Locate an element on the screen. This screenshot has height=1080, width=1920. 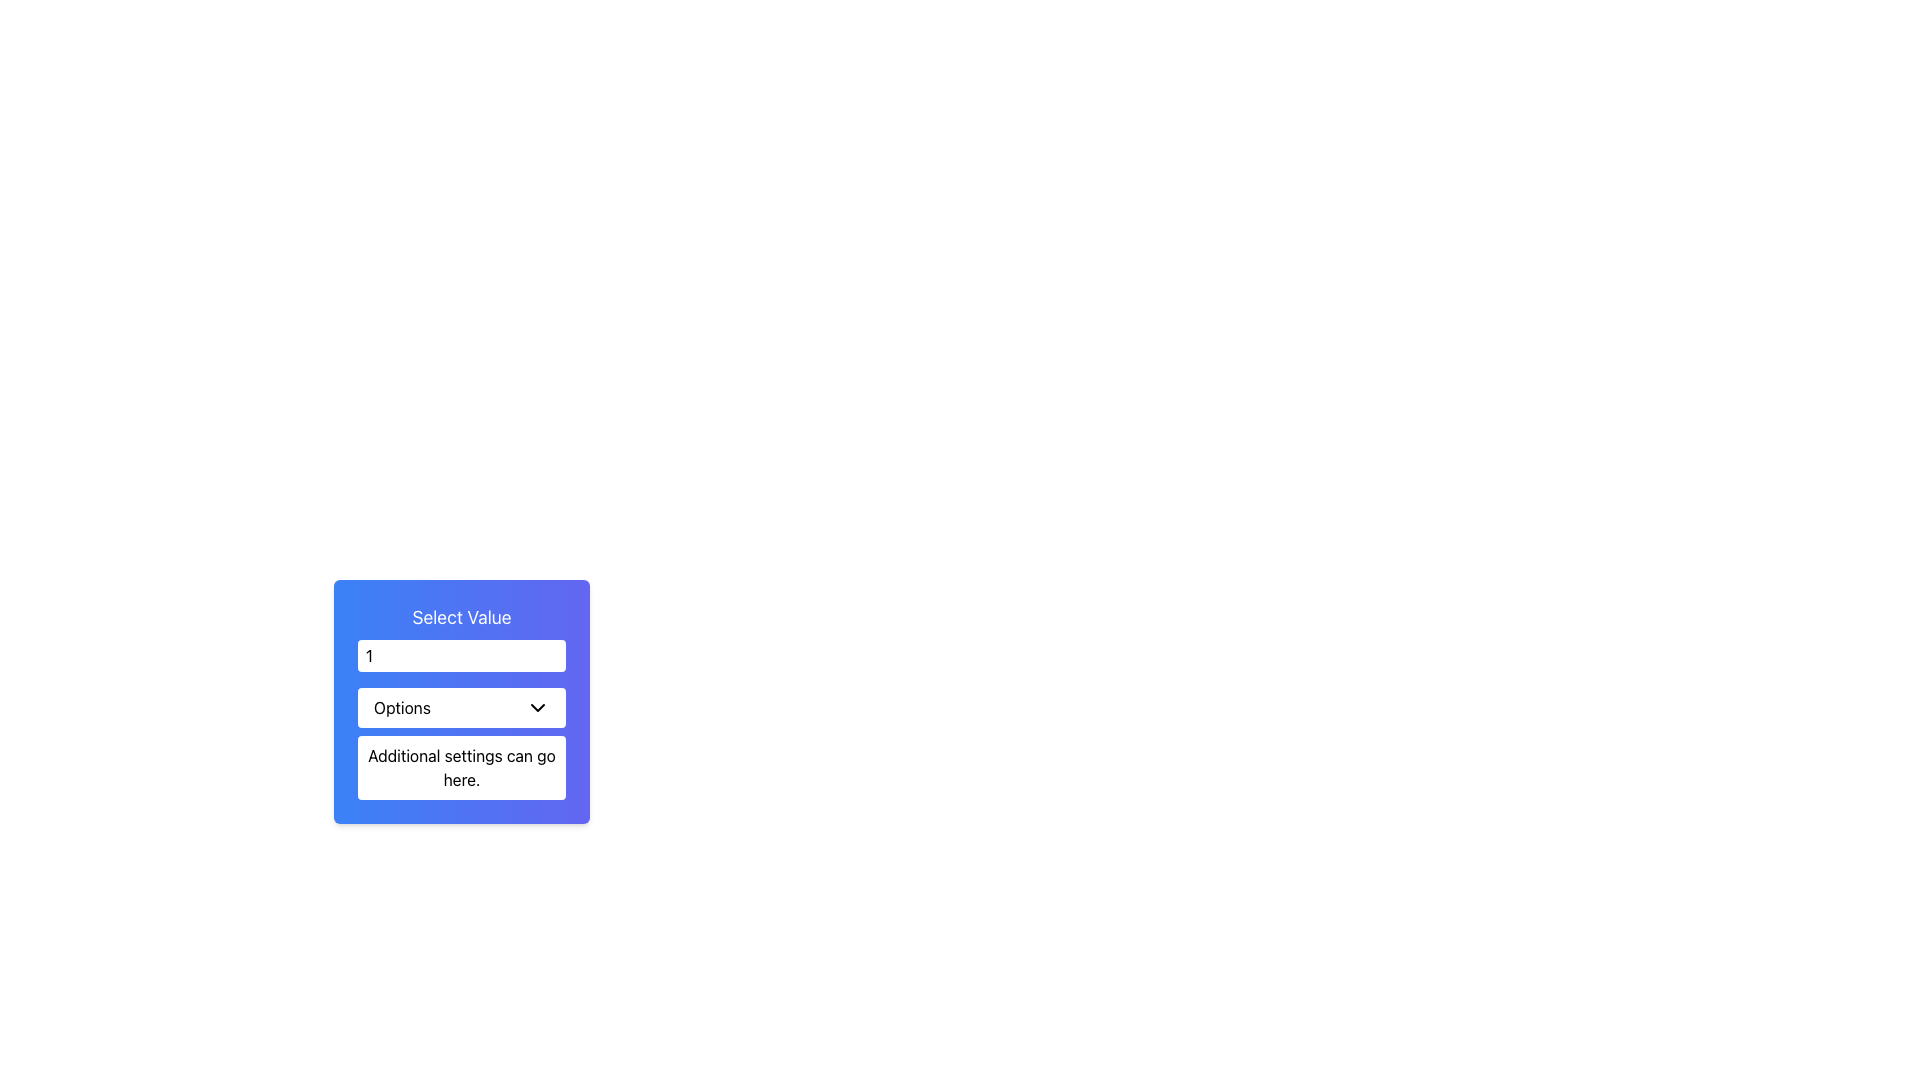
the Informational Text Box that provides additional settings or options to the user, located below the 'Options' dropdown is located at coordinates (460, 766).